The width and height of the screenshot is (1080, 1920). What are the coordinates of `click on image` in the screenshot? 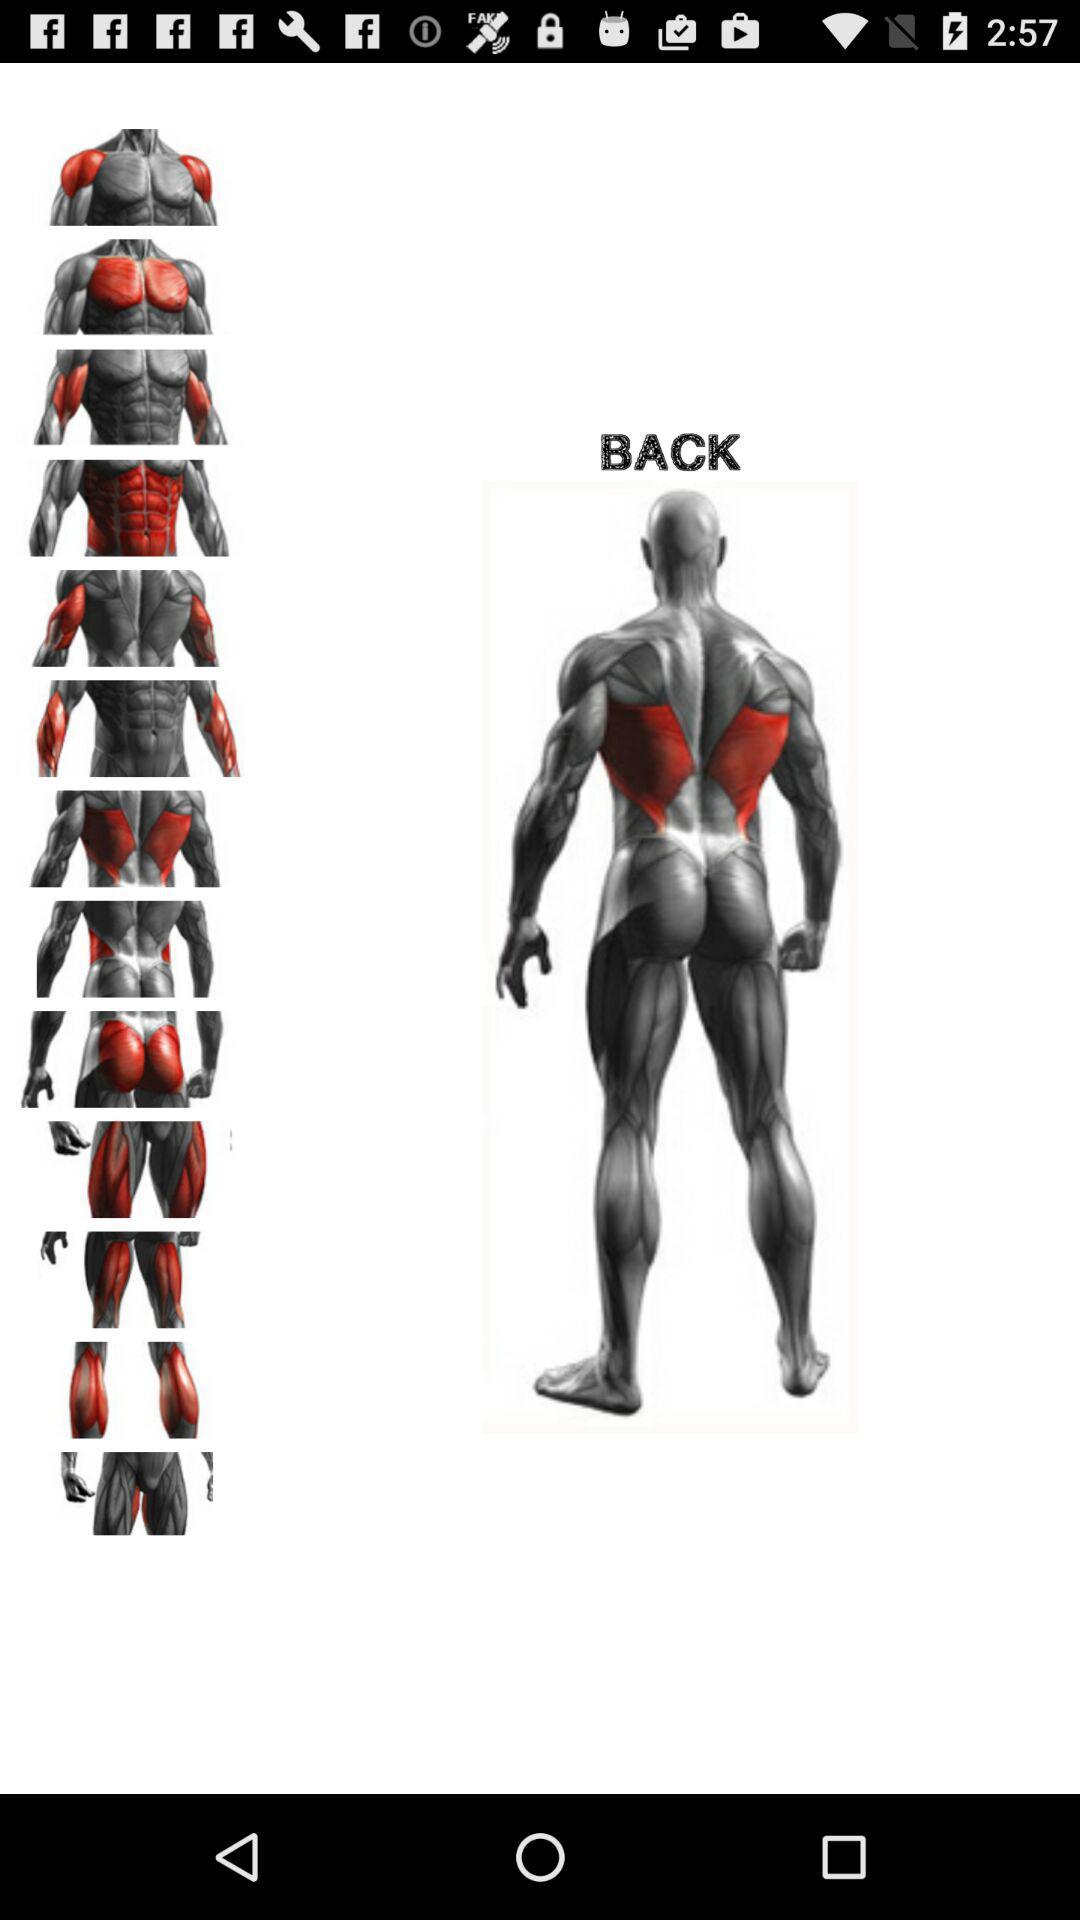 It's located at (131, 610).